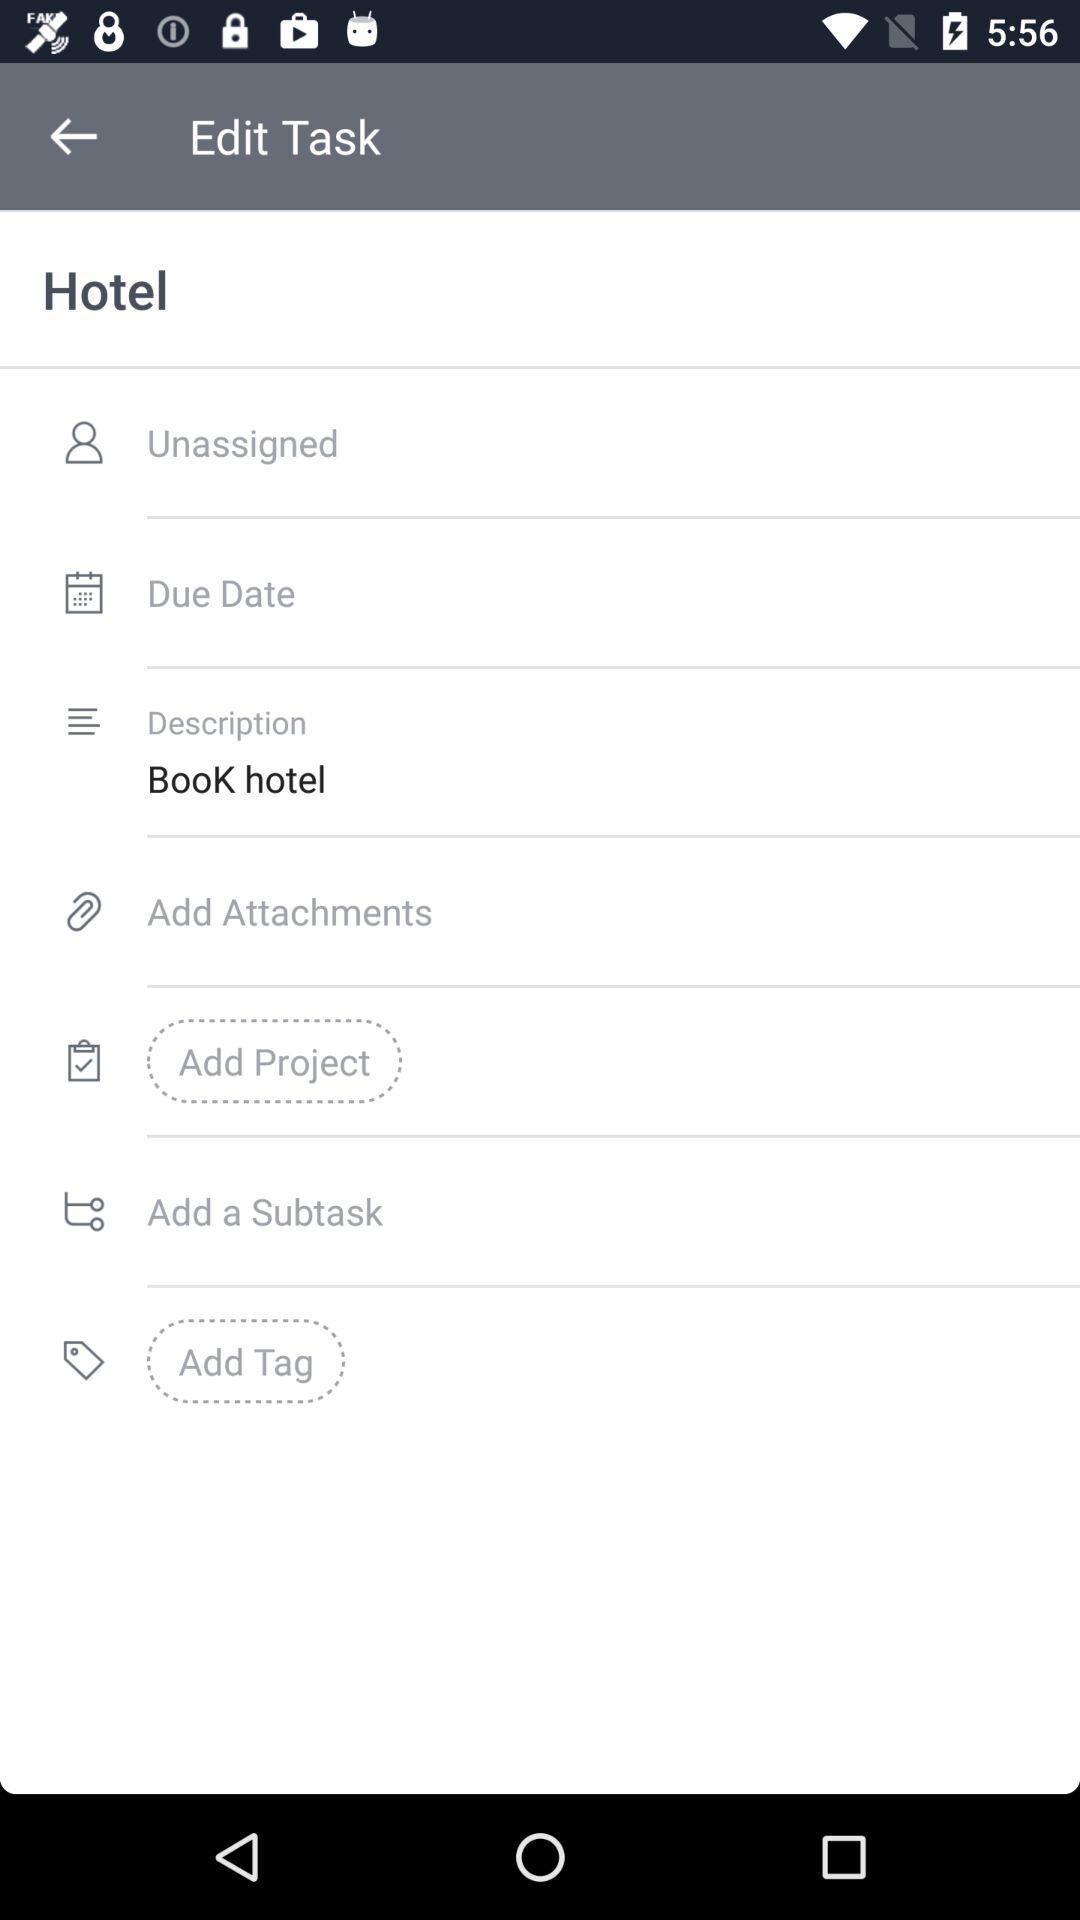  What do you see at coordinates (612, 910) in the screenshot?
I see `the icon below the book hotel icon` at bounding box center [612, 910].